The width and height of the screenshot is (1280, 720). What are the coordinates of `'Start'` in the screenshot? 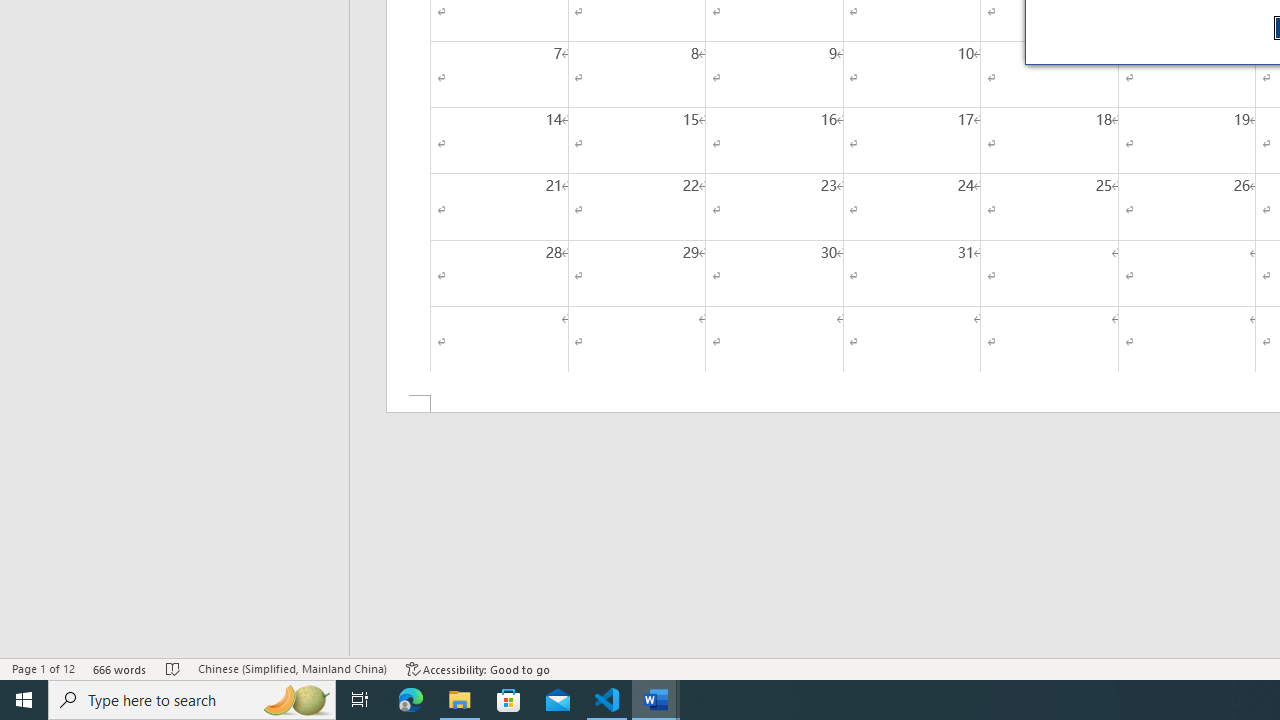 It's located at (24, 698).